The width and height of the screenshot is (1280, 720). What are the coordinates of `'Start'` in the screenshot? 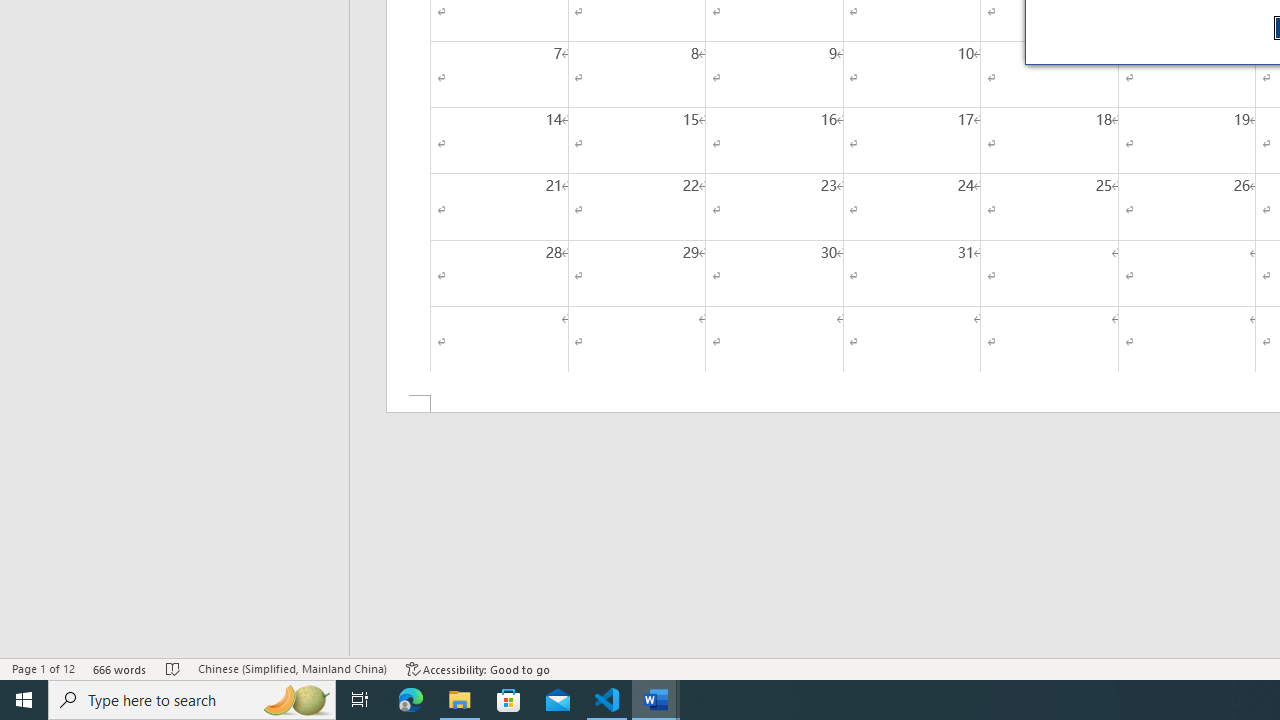 It's located at (24, 698).